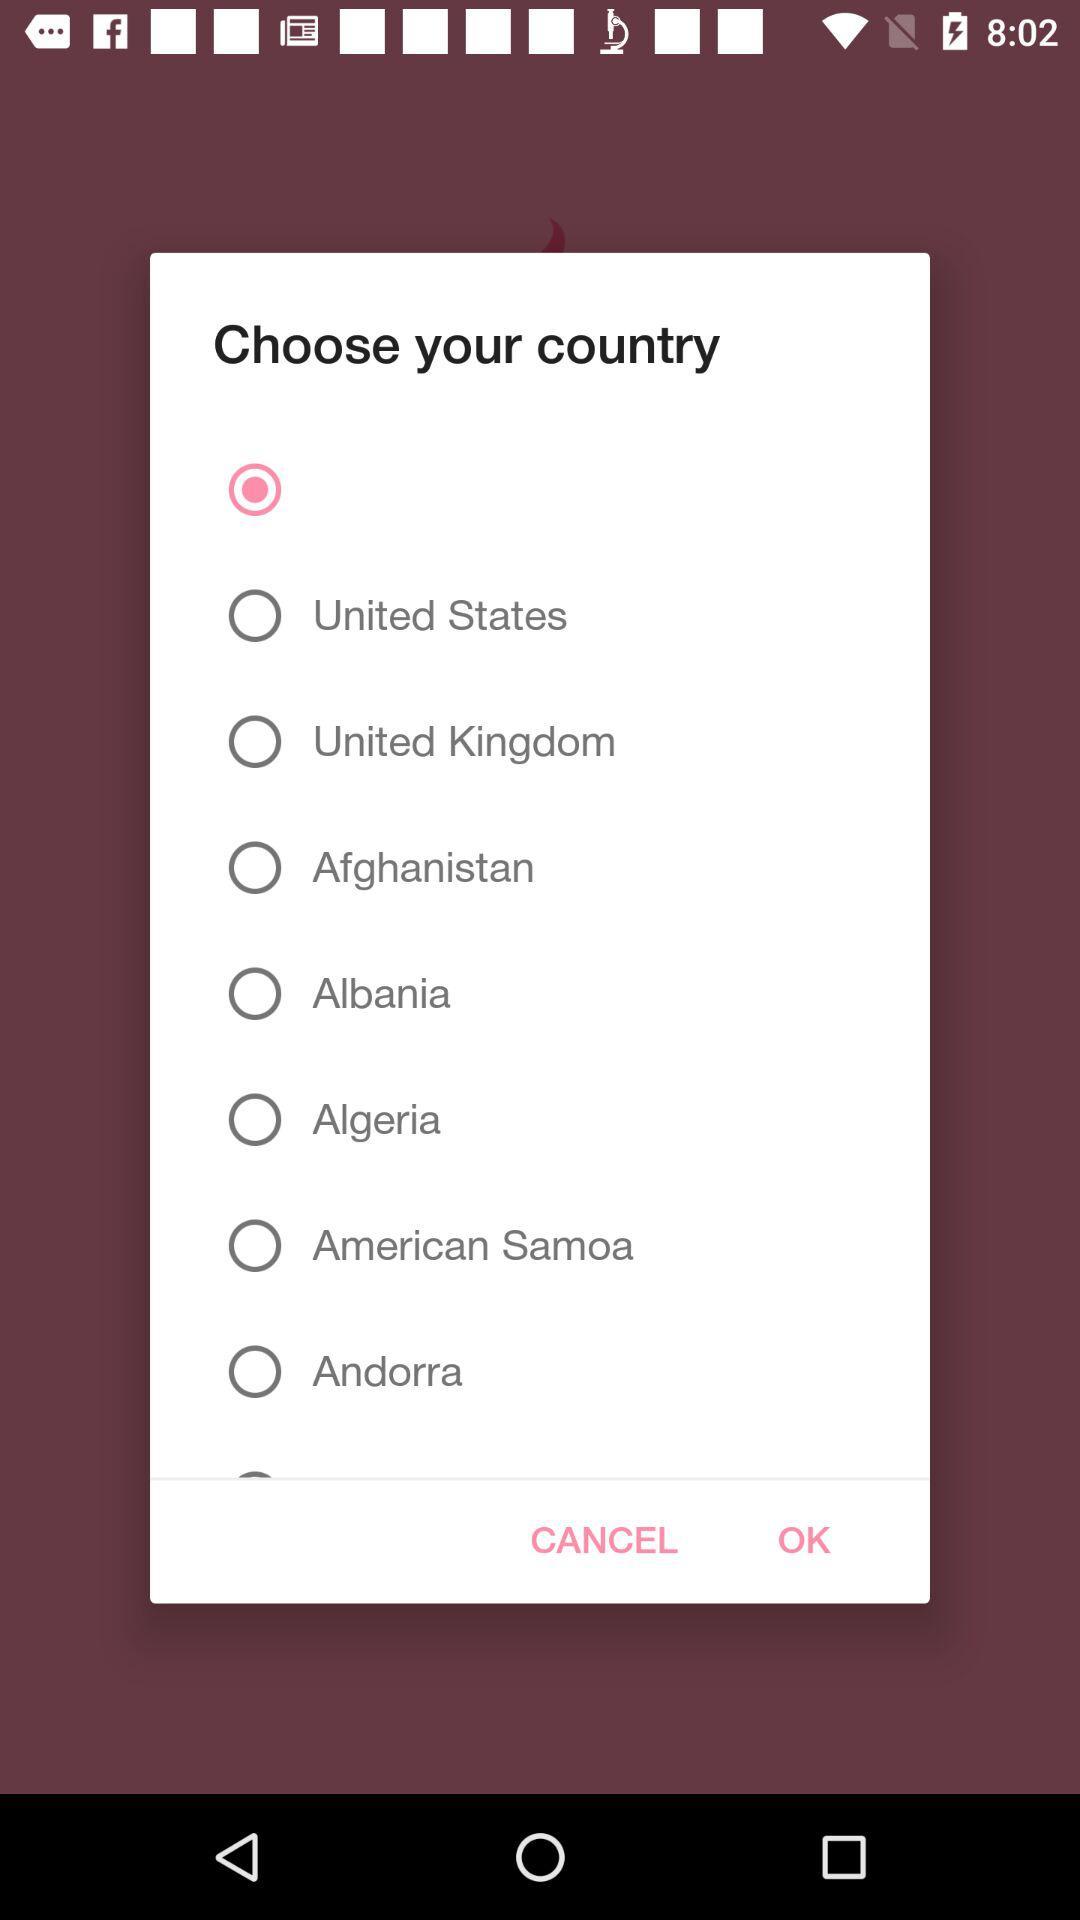  Describe the element at coordinates (373, 993) in the screenshot. I see `albania item` at that location.